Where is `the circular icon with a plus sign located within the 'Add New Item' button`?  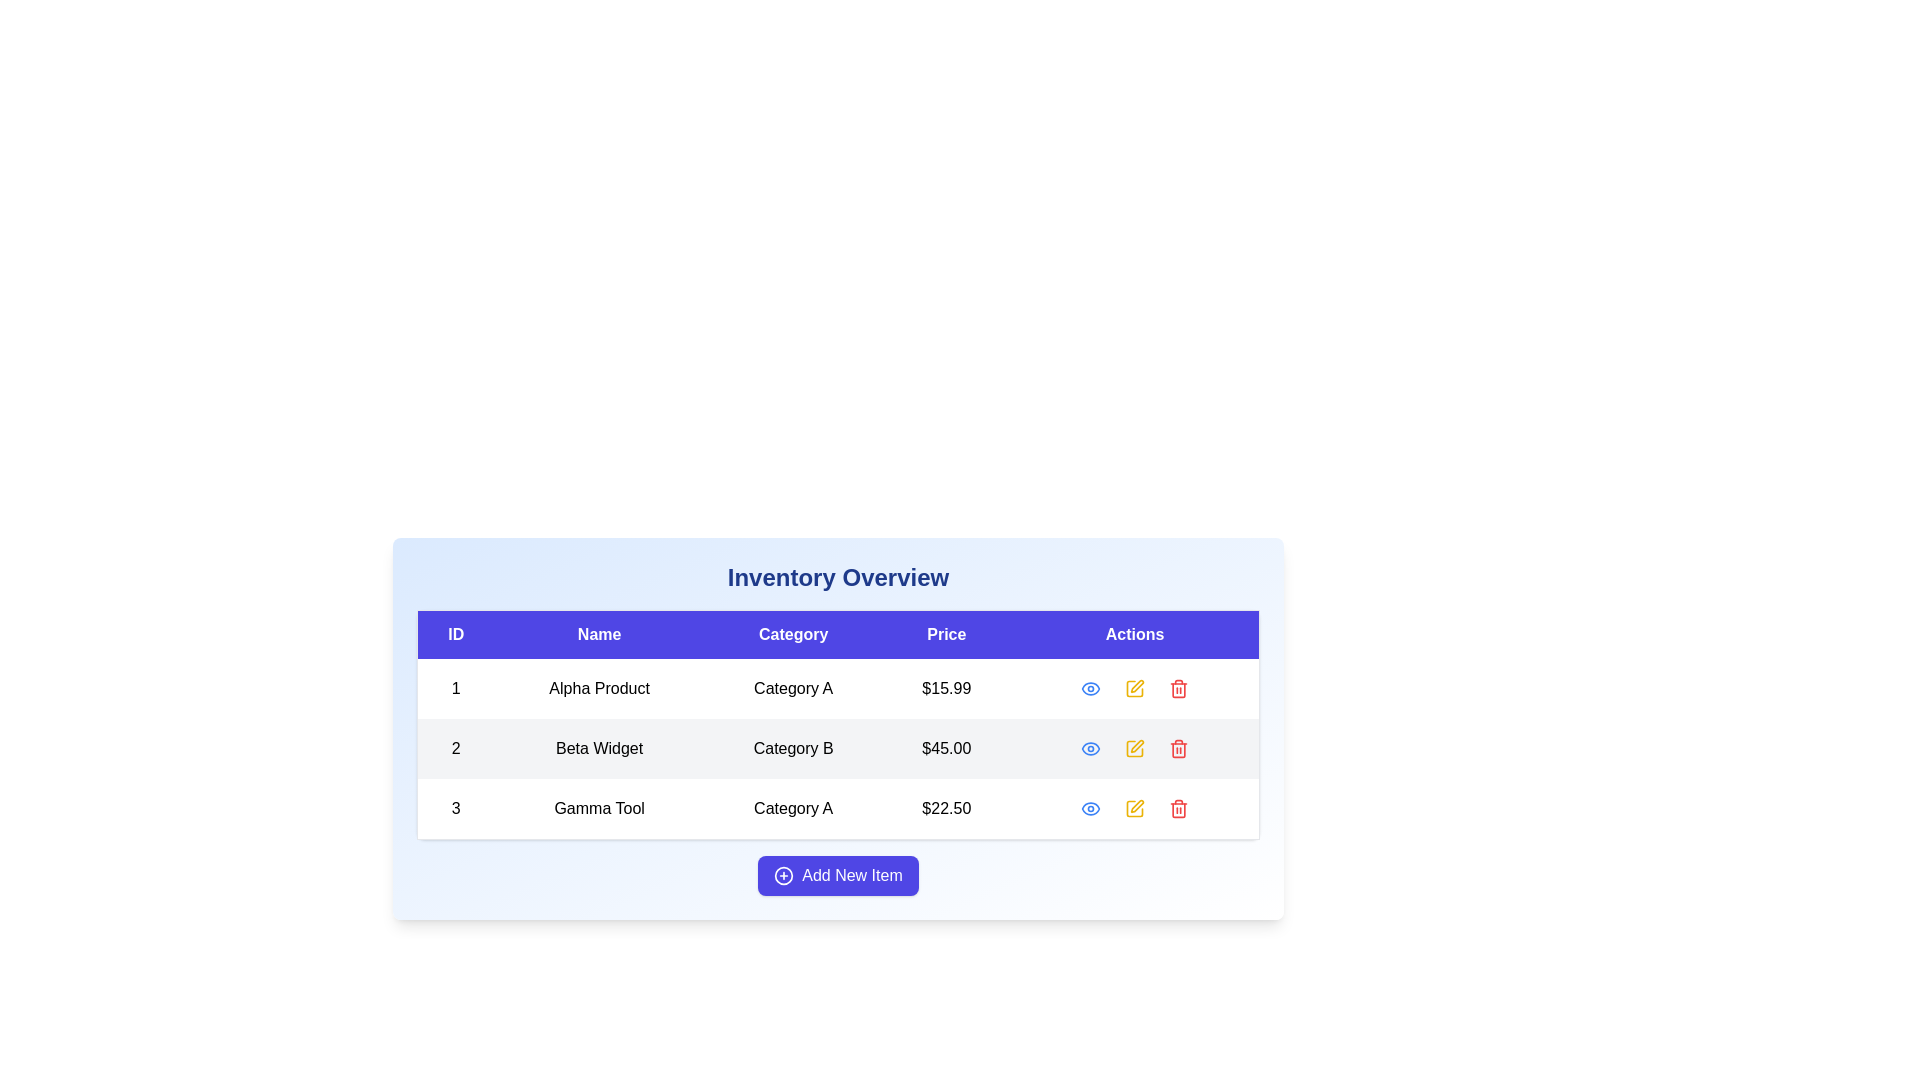 the circular icon with a plus sign located within the 'Add New Item' button is located at coordinates (783, 874).